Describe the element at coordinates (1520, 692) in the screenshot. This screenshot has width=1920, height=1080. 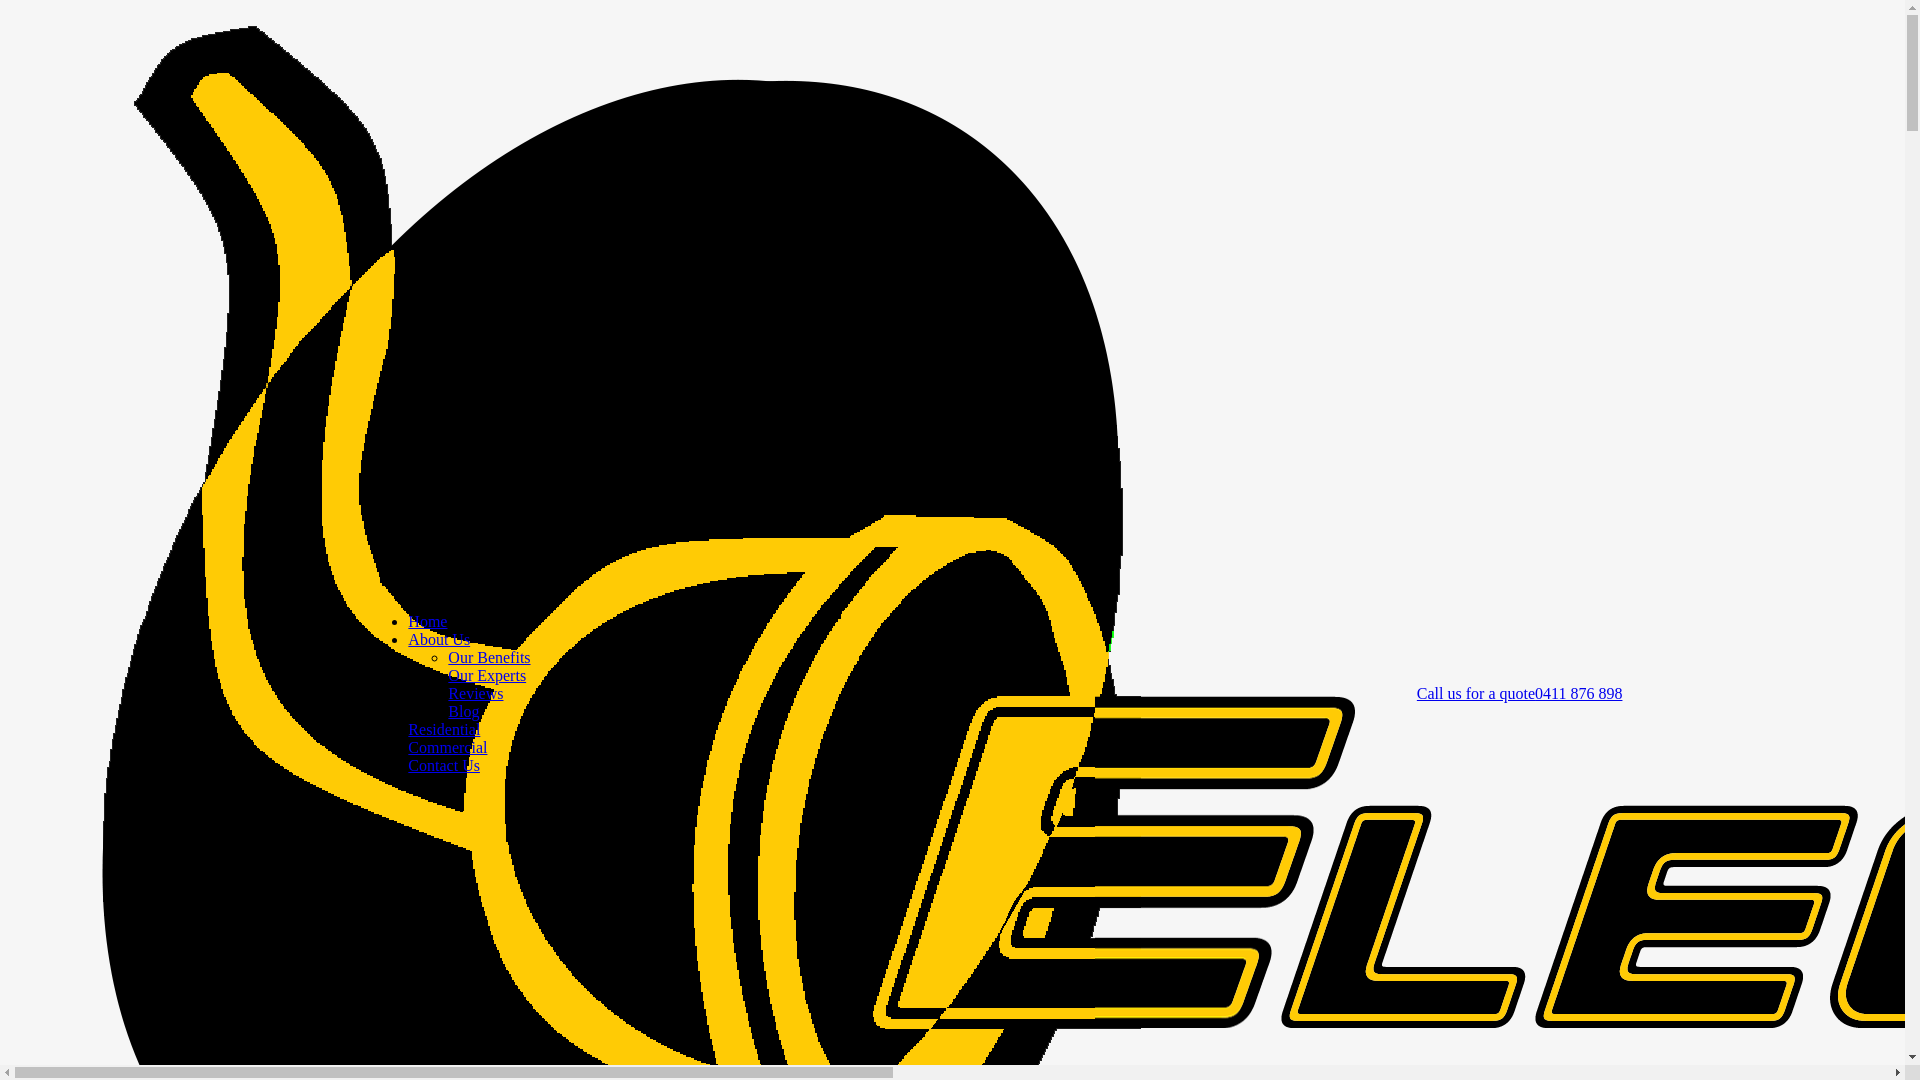
I see `'Call us for a quote0411 876 898'` at that location.